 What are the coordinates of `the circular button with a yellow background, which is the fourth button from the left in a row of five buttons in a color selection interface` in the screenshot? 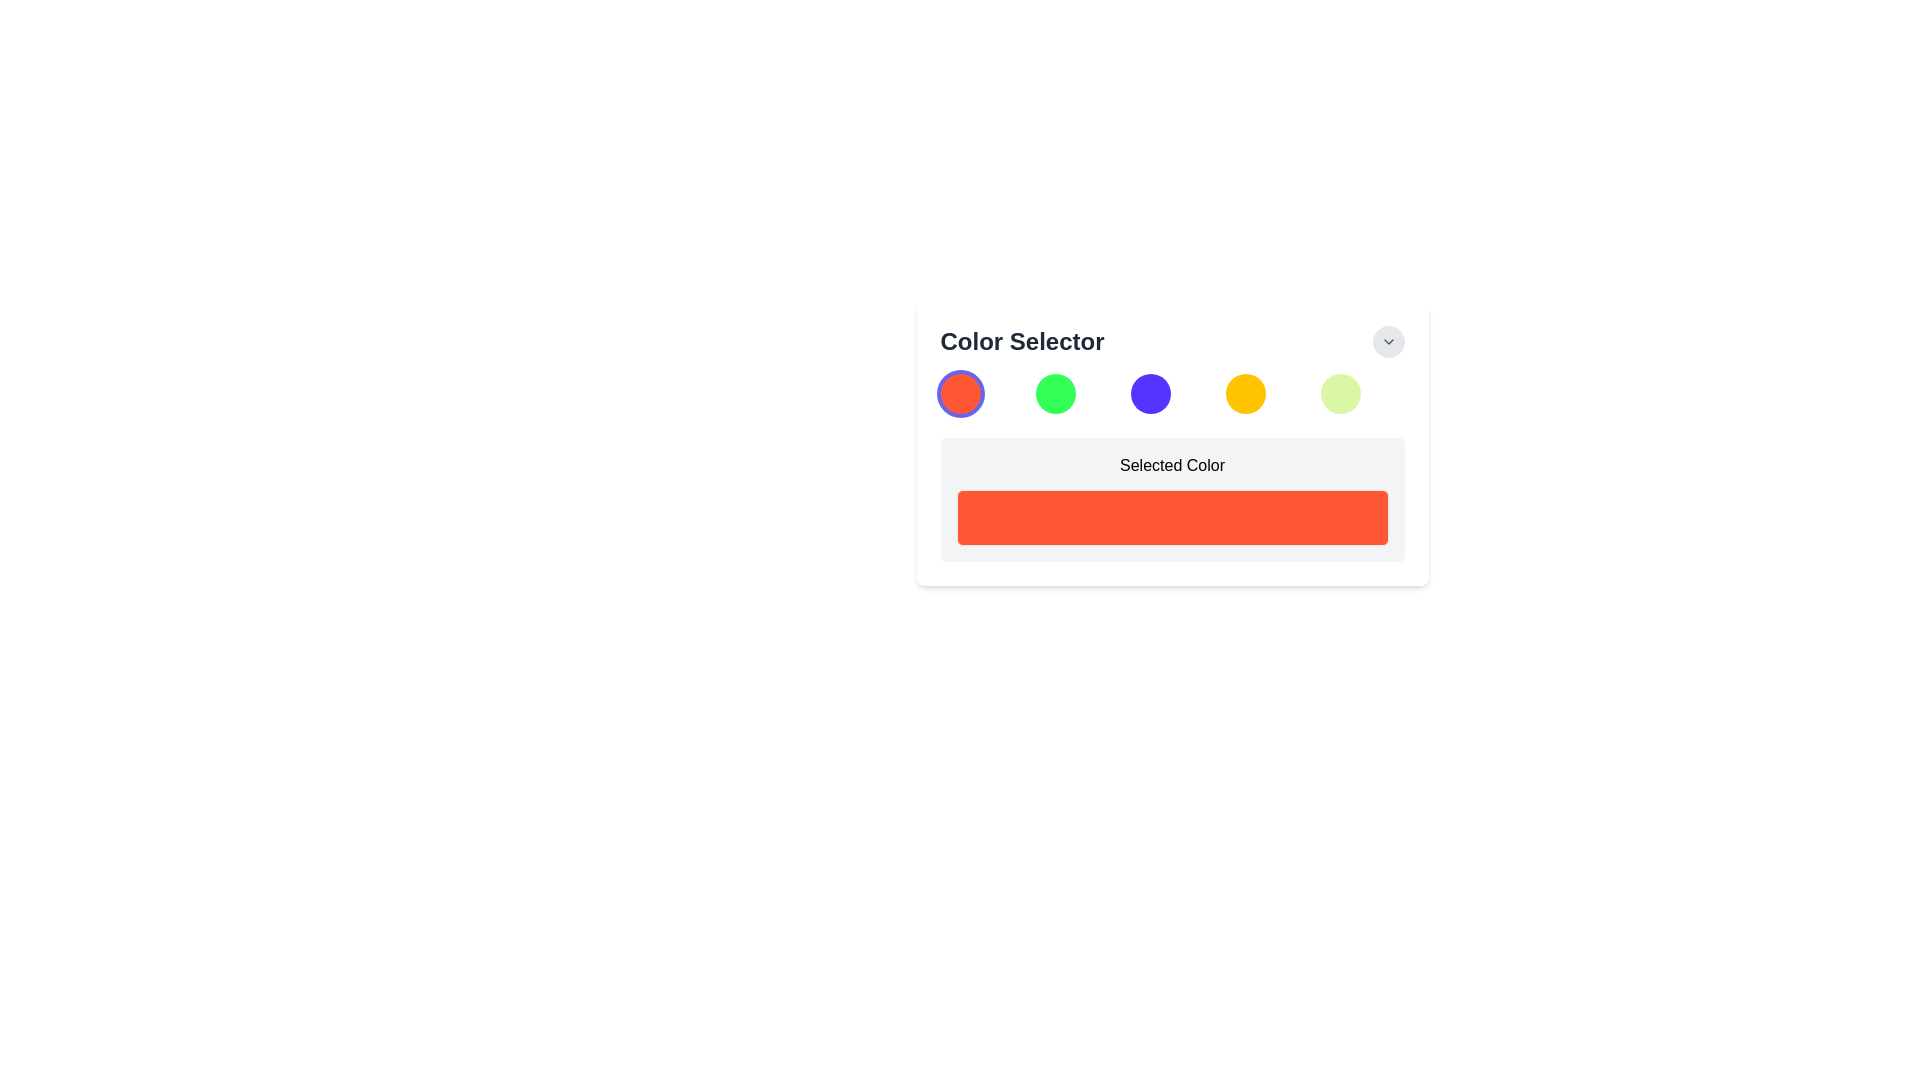 It's located at (1245, 393).